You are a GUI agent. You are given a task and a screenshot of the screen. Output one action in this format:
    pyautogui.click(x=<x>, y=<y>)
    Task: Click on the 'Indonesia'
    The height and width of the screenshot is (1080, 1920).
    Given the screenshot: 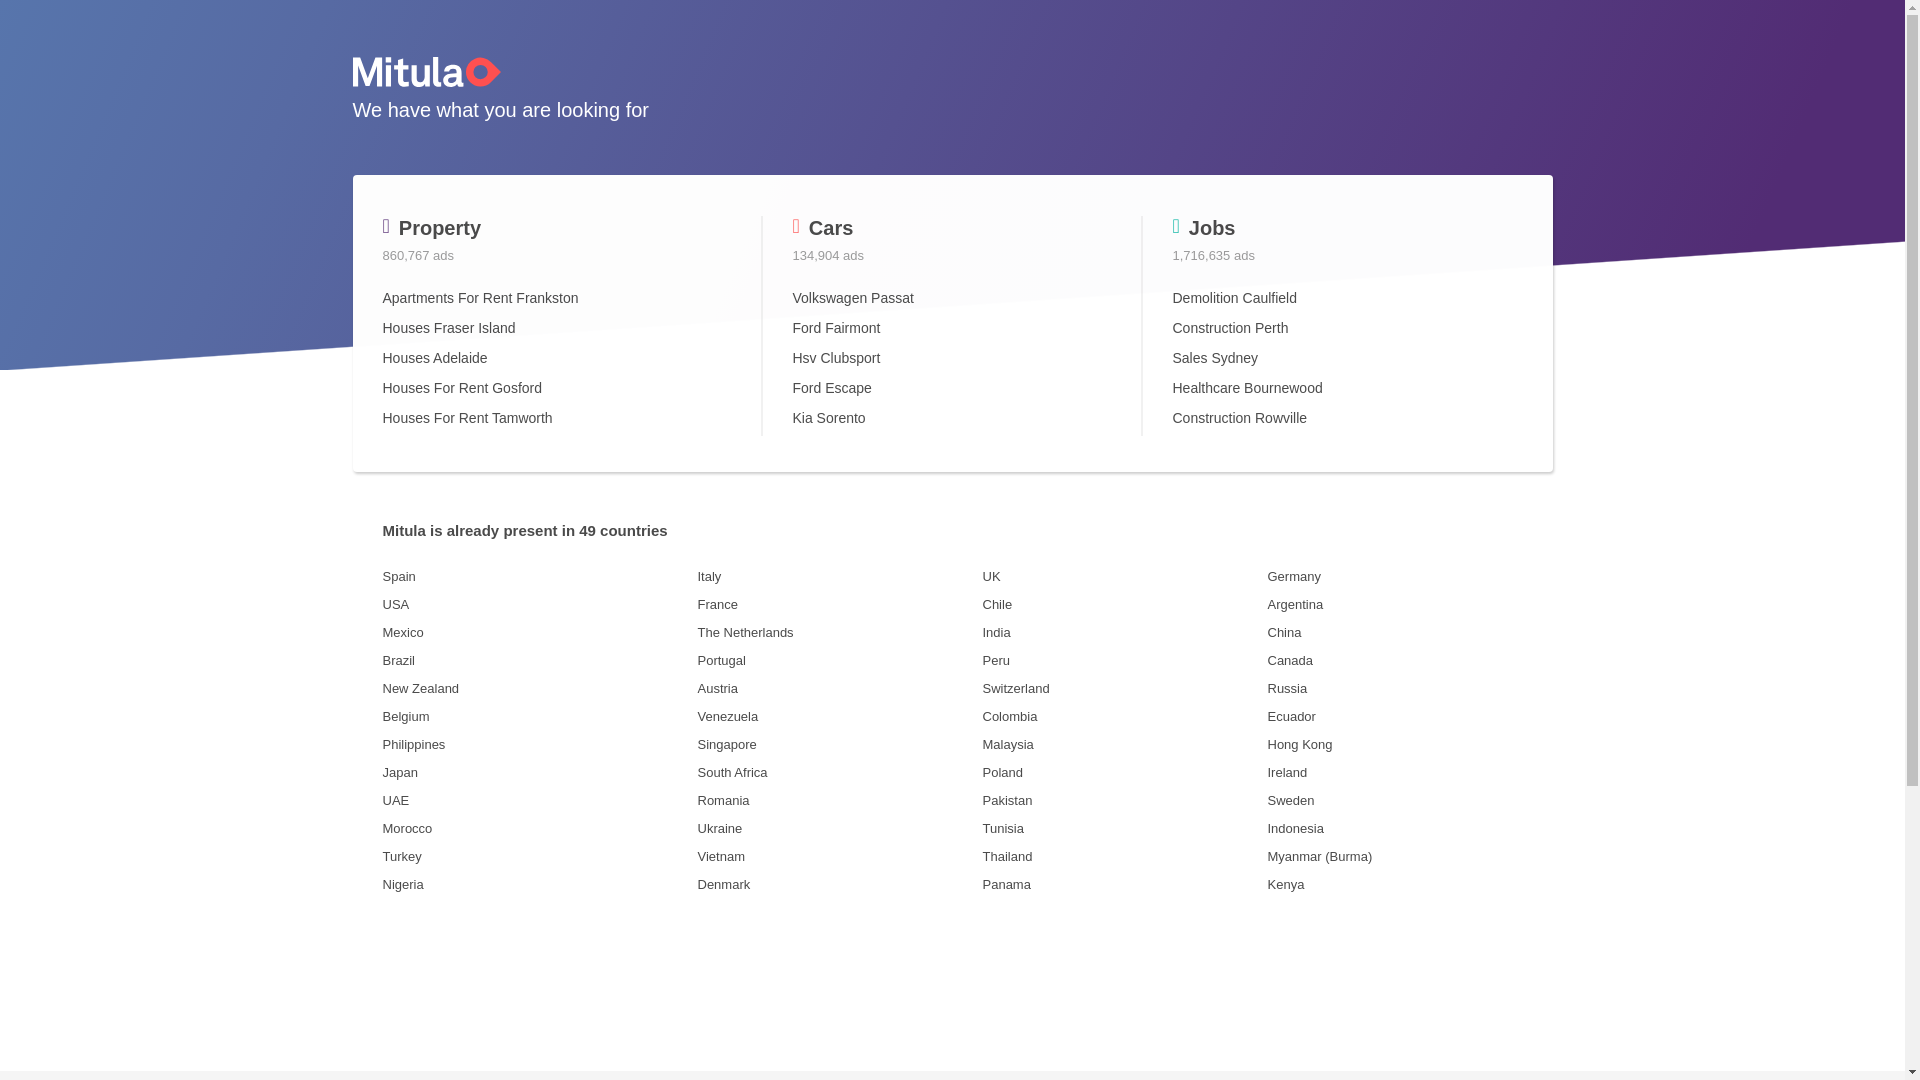 What is the action you would take?
    pyautogui.click(x=1266, y=829)
    